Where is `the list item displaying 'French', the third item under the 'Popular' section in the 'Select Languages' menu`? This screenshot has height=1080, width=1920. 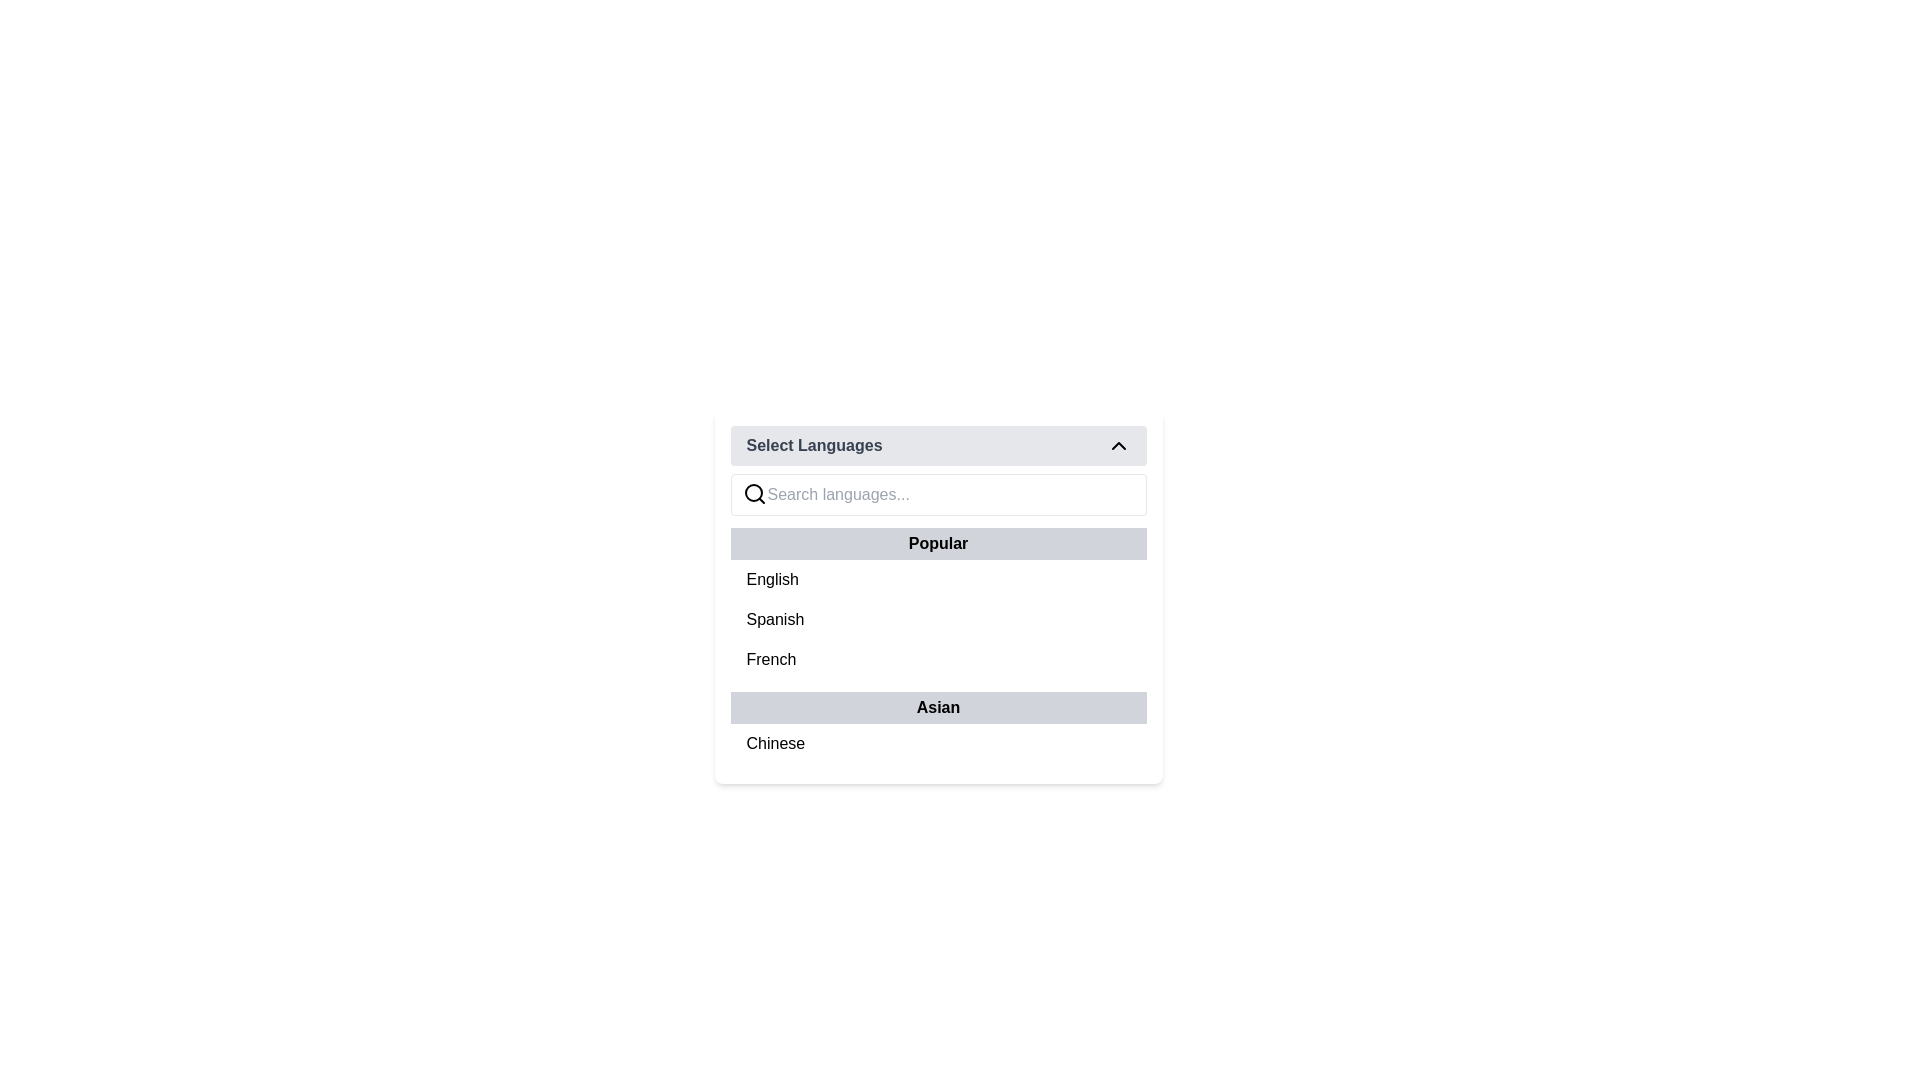 the list item displaying 'French', the third item under the 'Popular' section in the 'Select Languages' menu is located at coordinates (937, 659).